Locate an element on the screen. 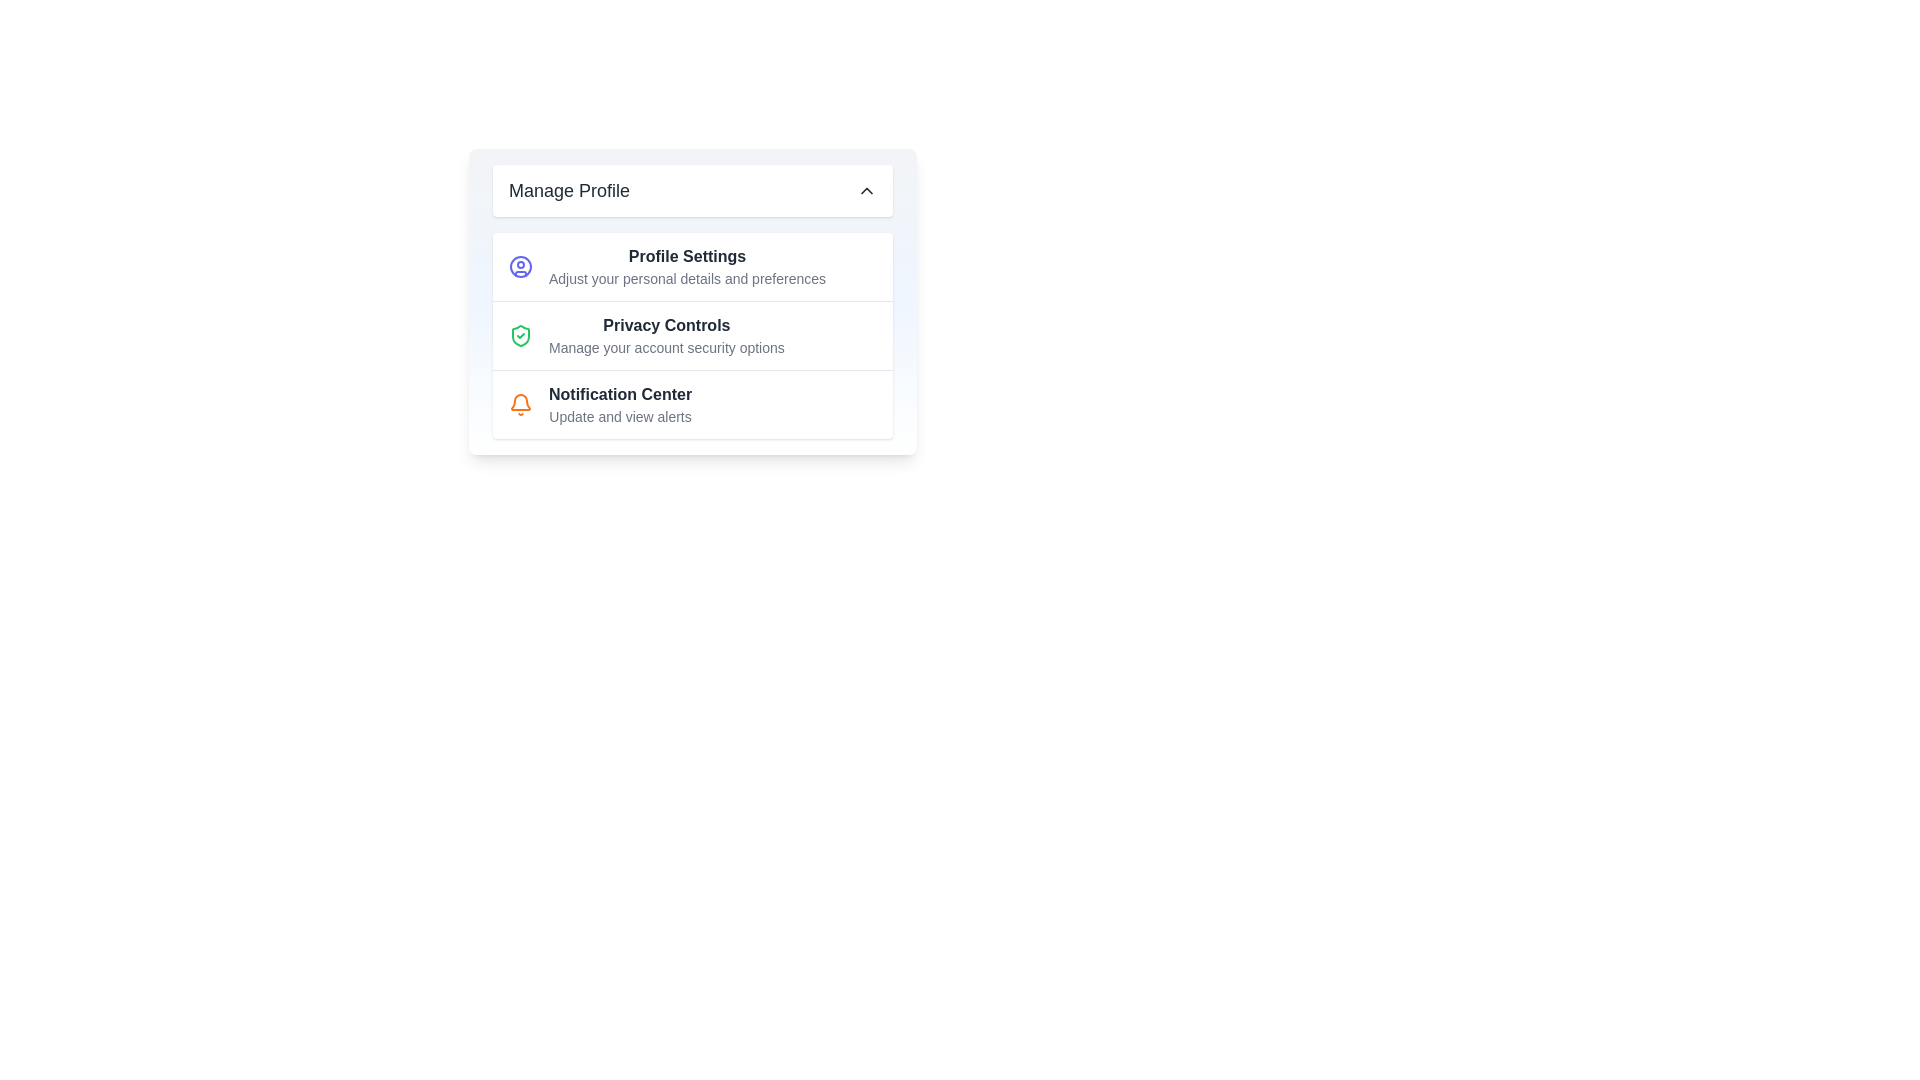 The height and width of the screenshot is (1080, 1920). the shield icon indicating the security or privacy-related feature in the 'Privacy Controls' section, positioned between 'Profile Settings' and 'Notification Center' is located at coordinates (521, 334).